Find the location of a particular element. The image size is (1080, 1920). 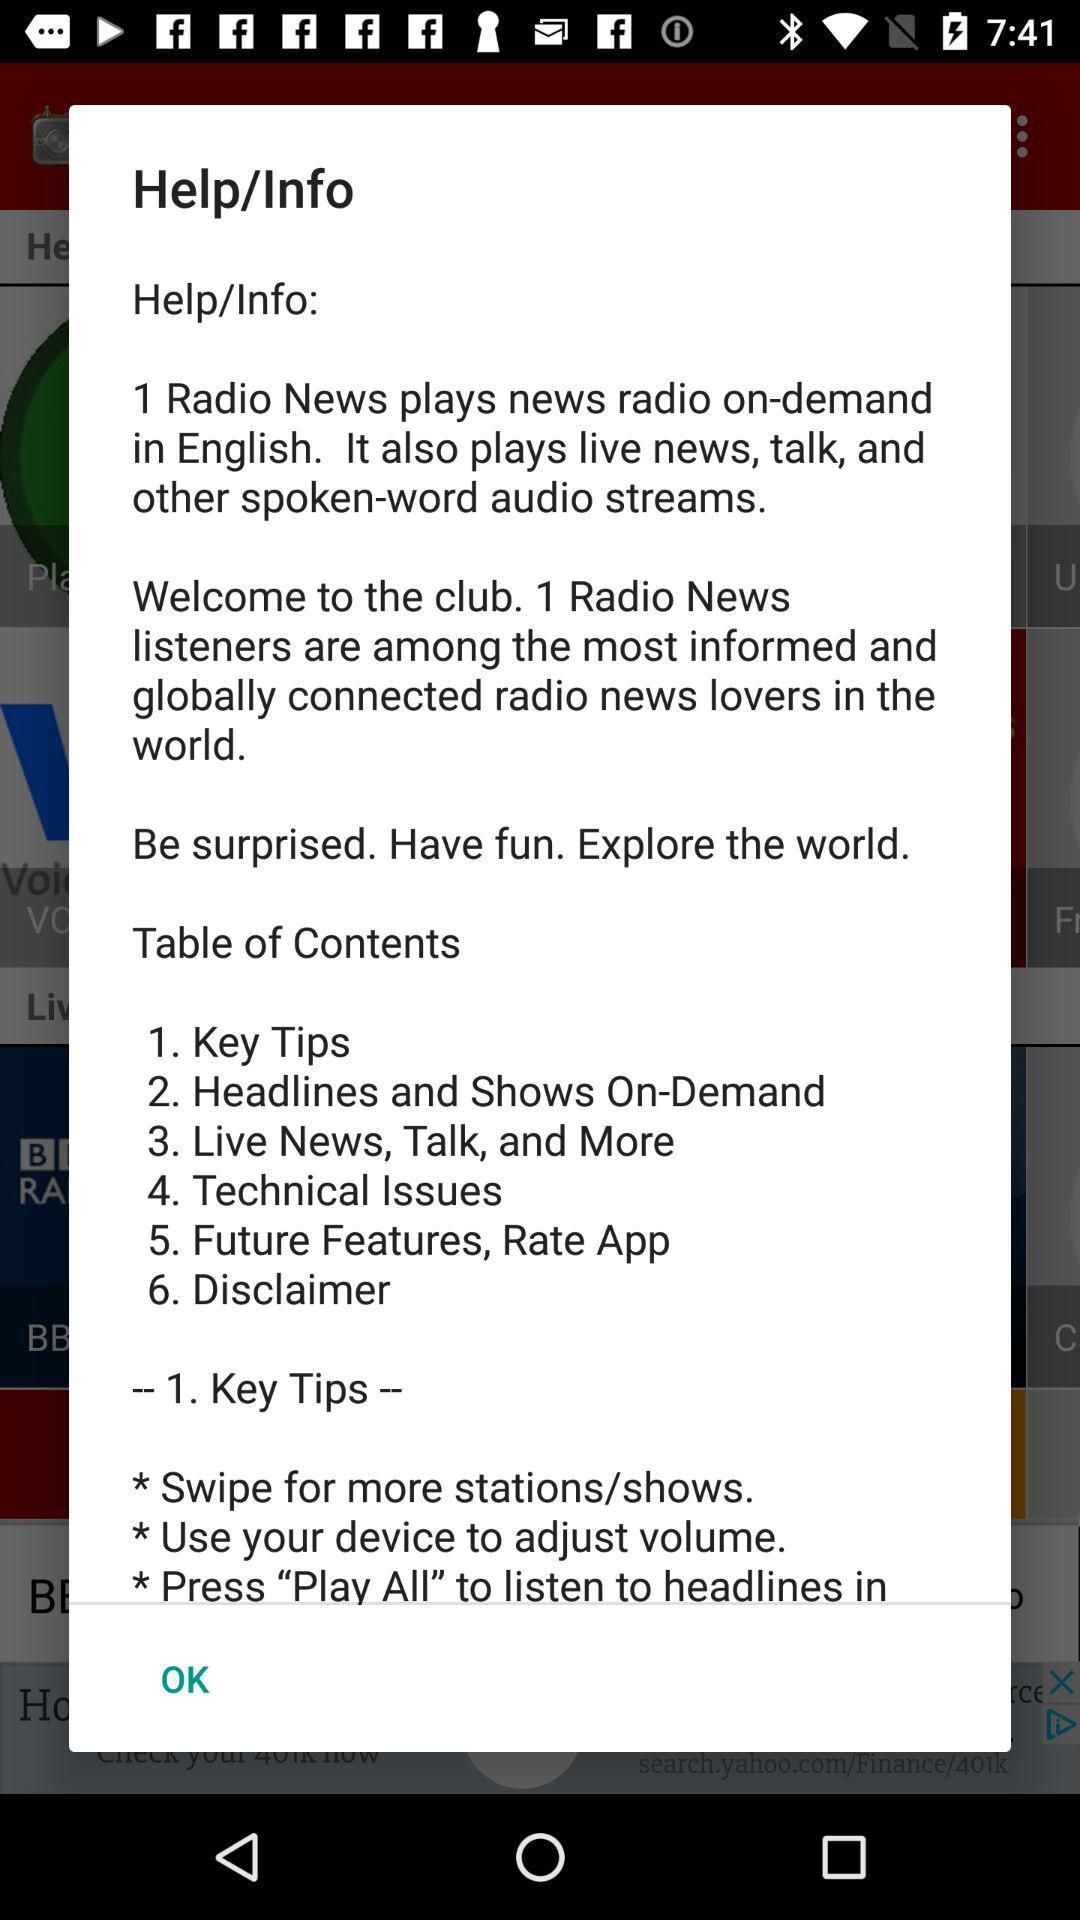

ok item is located at coordinates (184, 1678).